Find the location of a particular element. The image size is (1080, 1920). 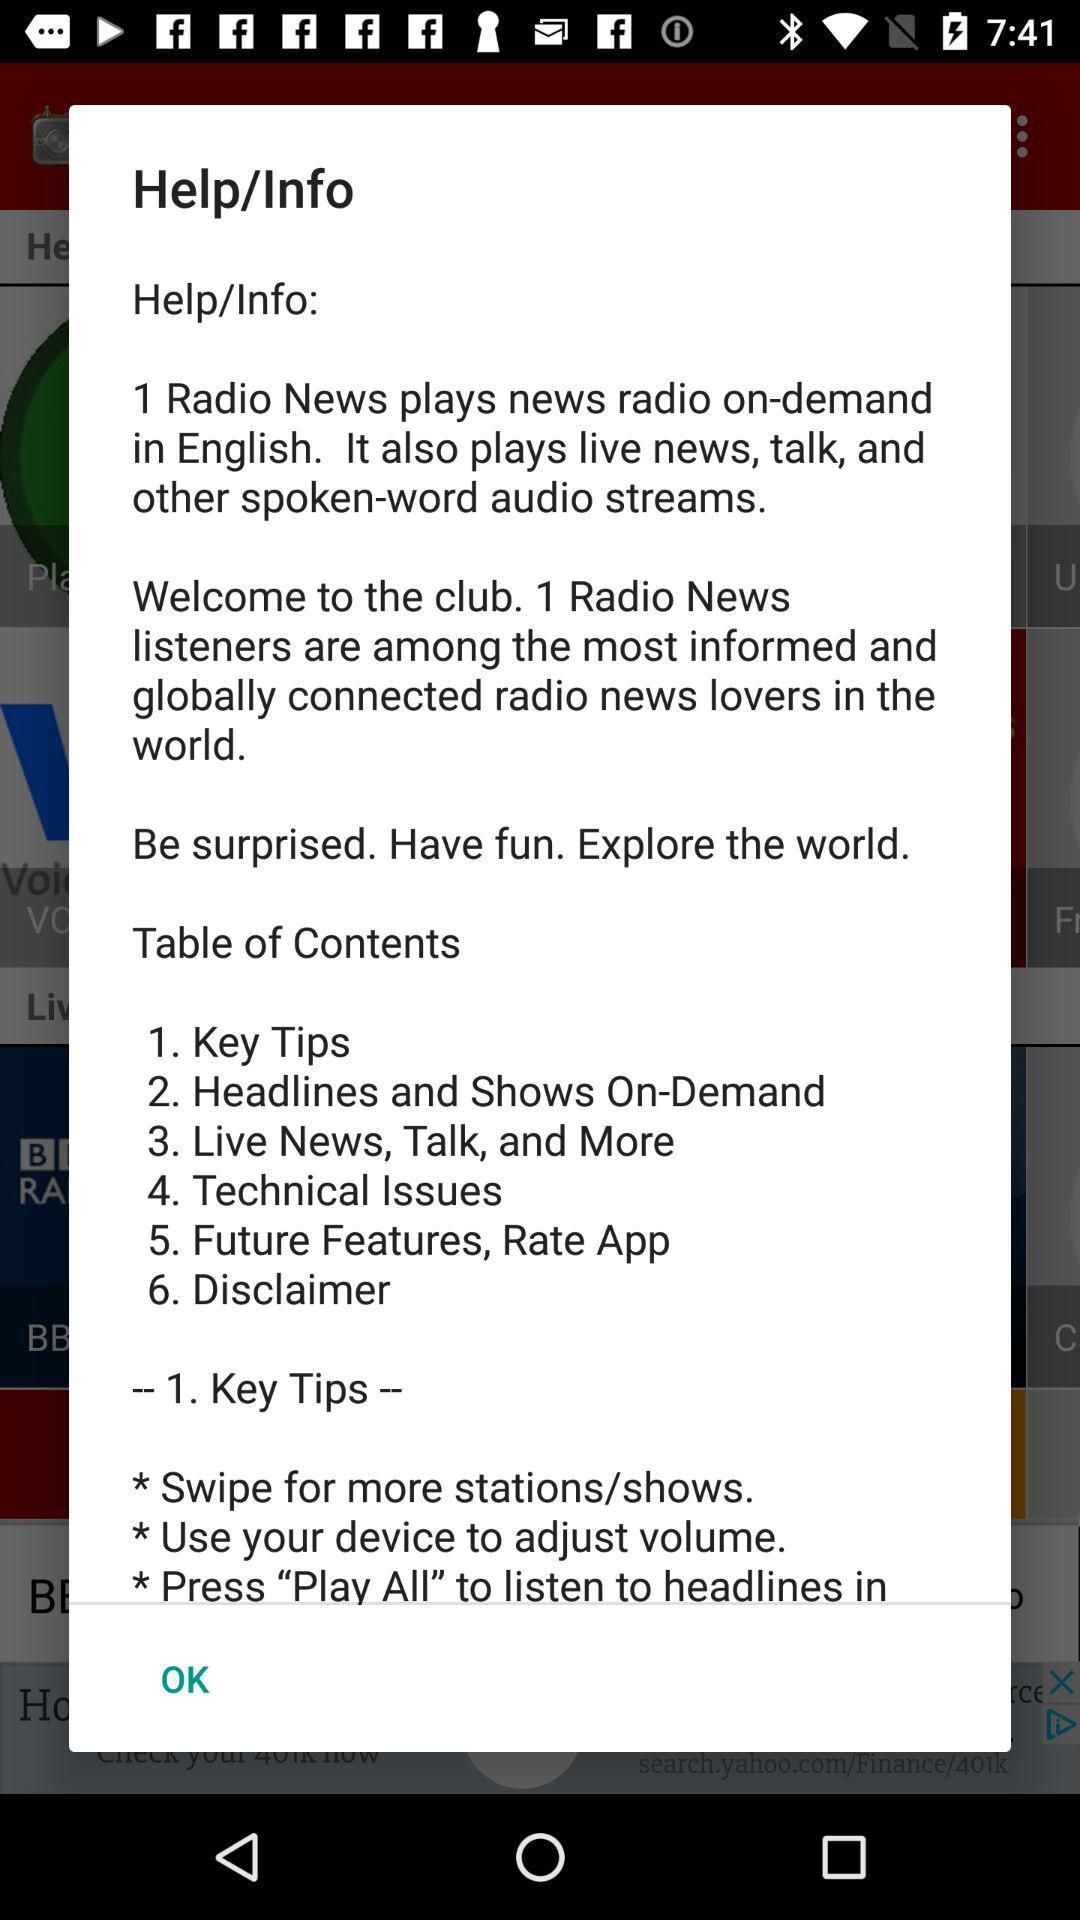

ok item is located at coordinates (184, 1678).